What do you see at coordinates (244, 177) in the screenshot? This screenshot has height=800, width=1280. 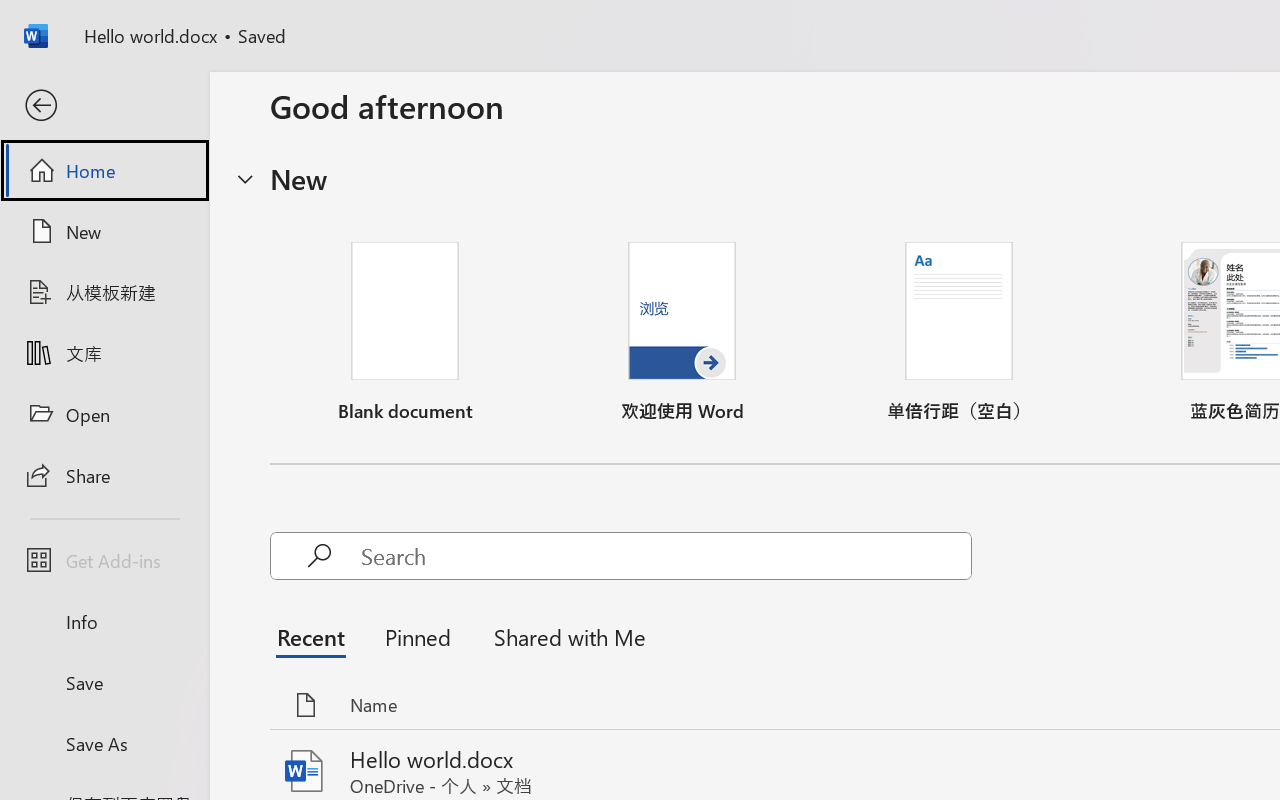 I see `'Hide or show region'` at bounding box center [244, 177].